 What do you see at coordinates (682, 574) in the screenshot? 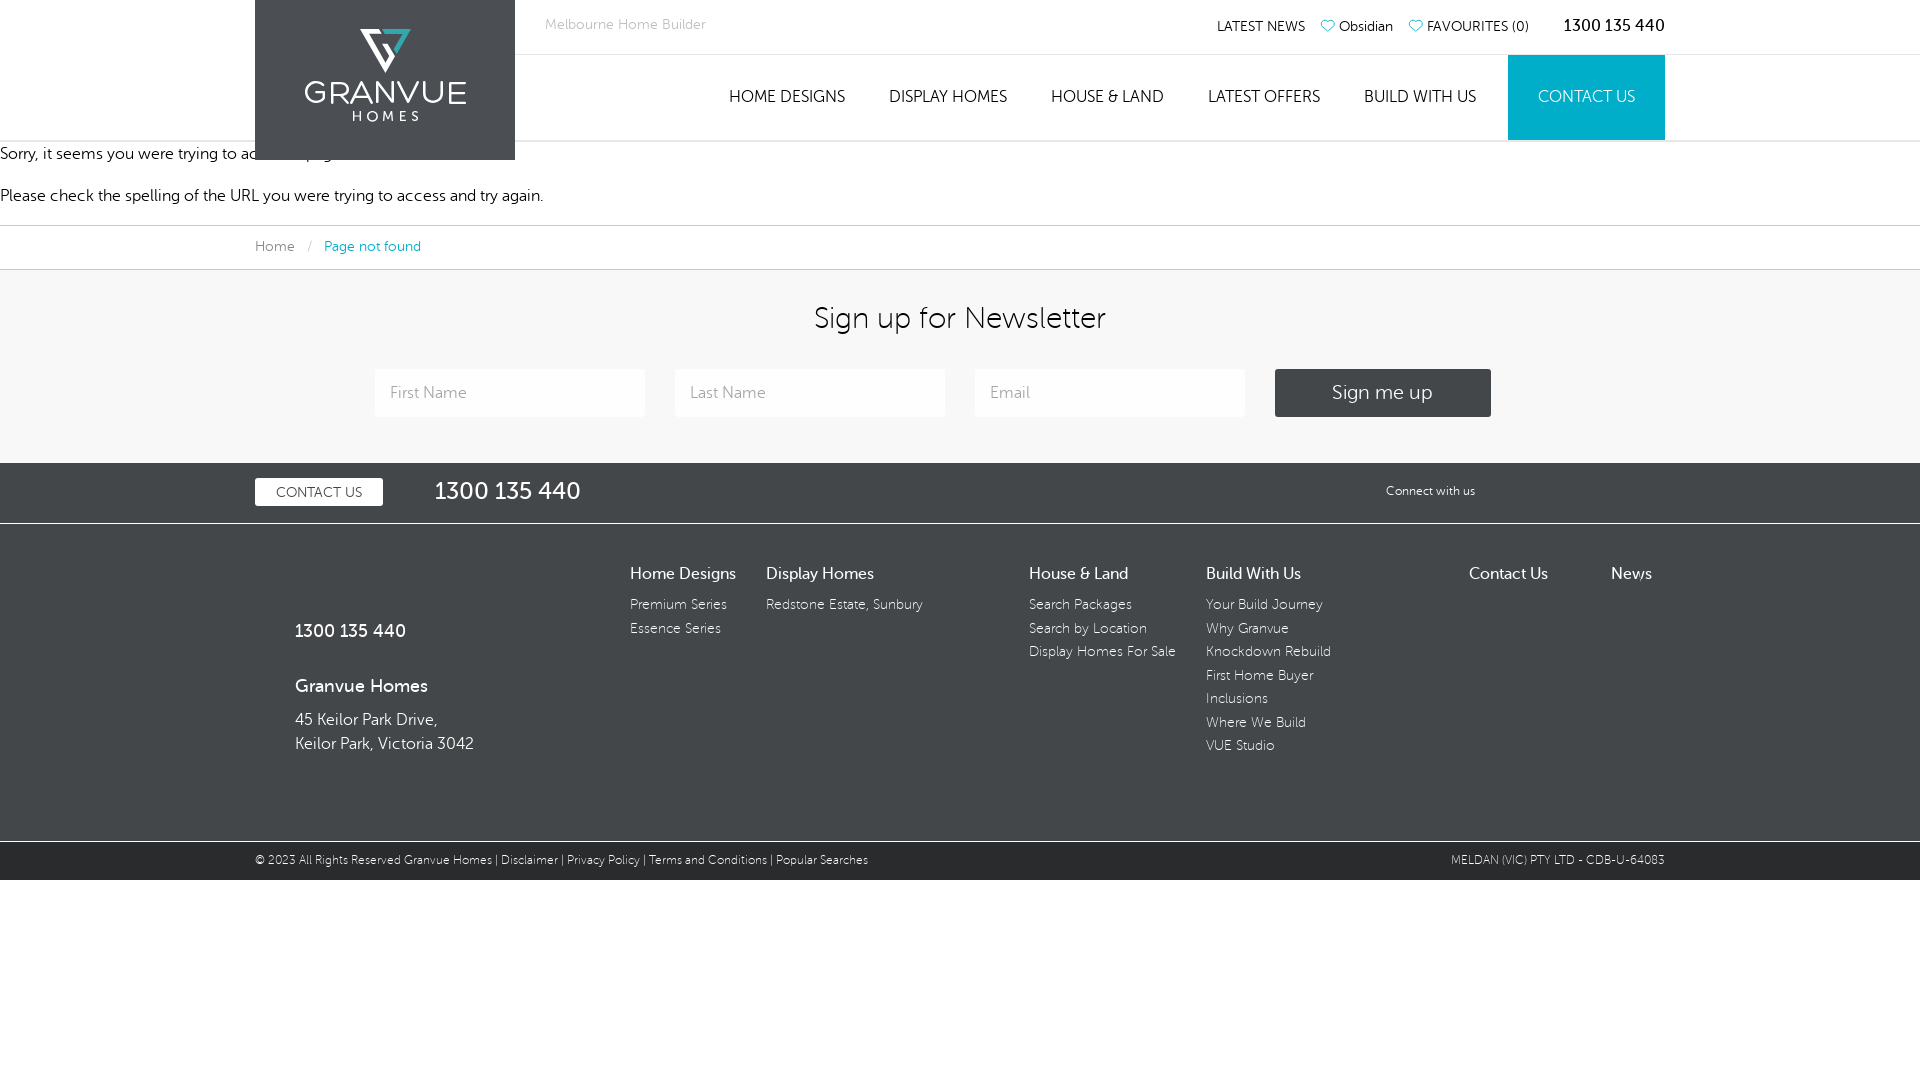
I see `'Home Designs'` at bounding box center [682, 574].